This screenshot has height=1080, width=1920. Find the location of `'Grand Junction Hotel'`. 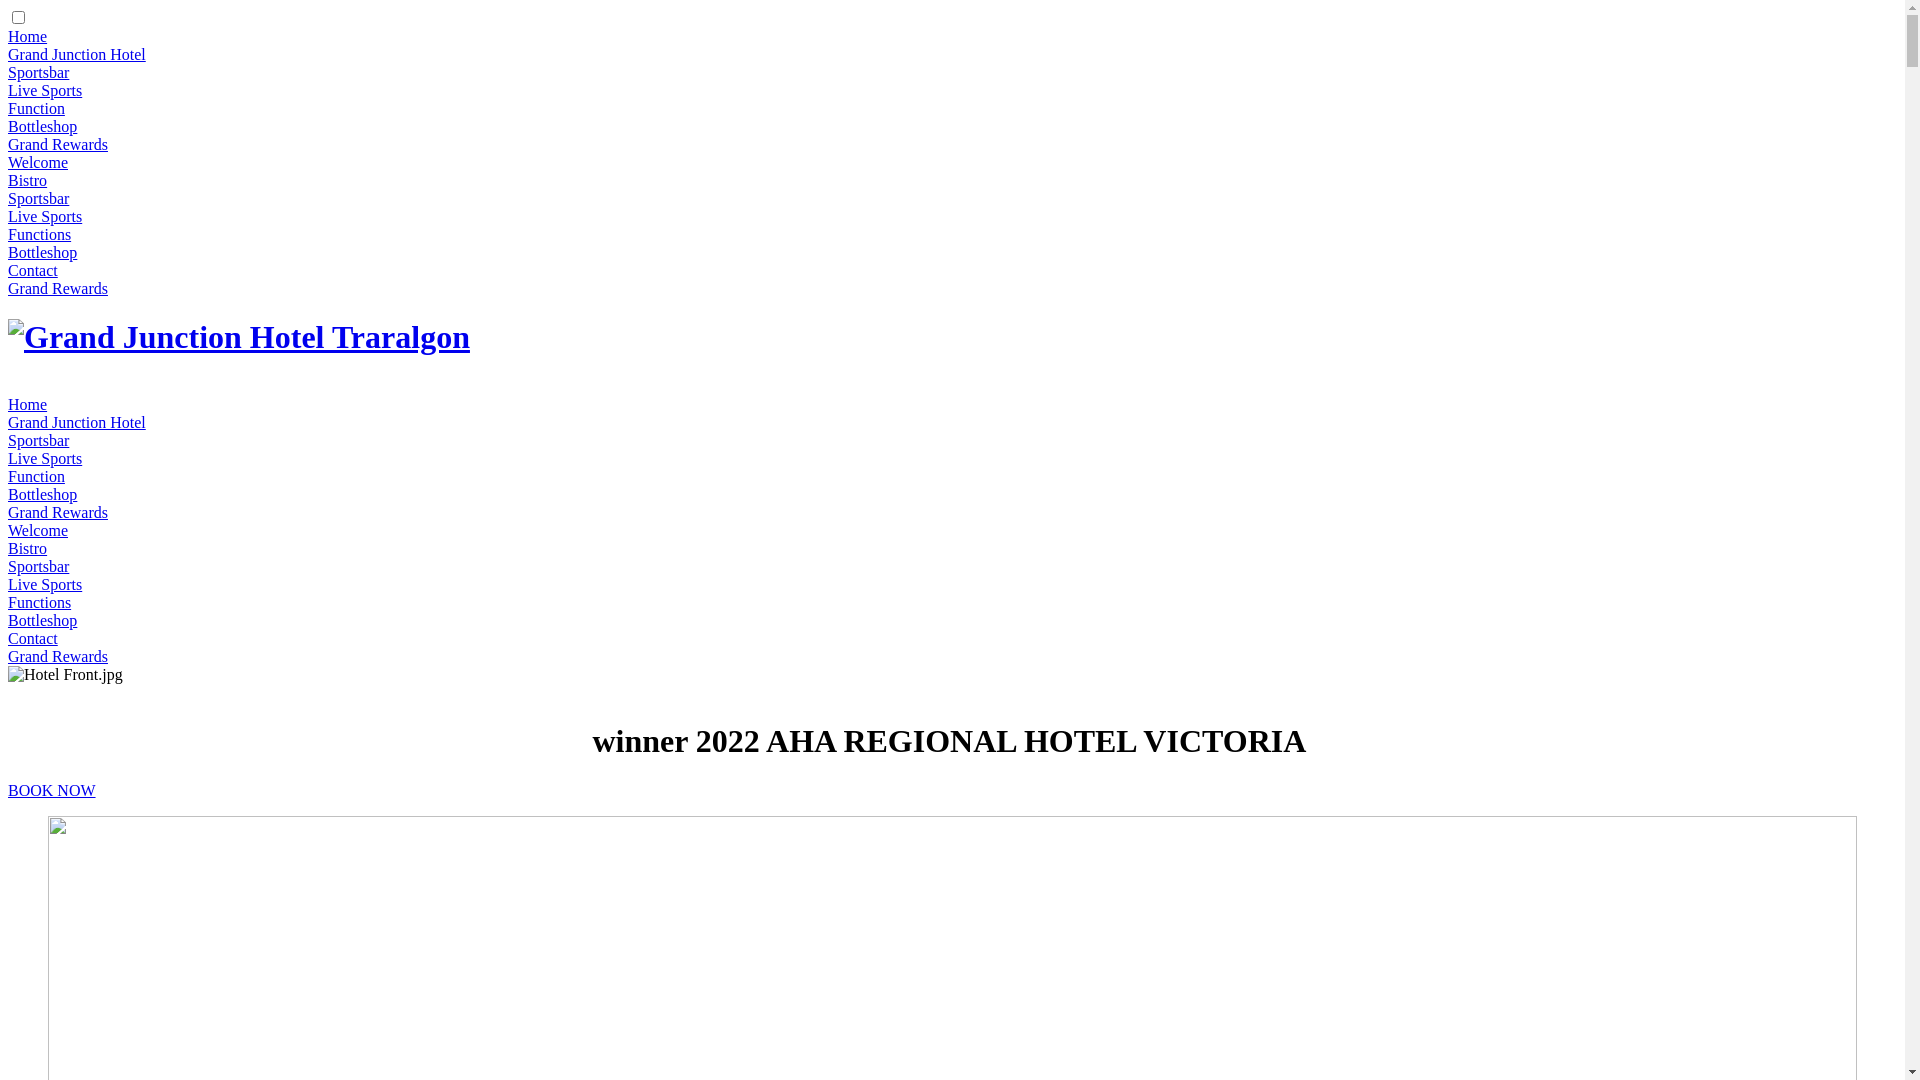

'Grand Junction Hotel' is located at coordinates (76, 53).